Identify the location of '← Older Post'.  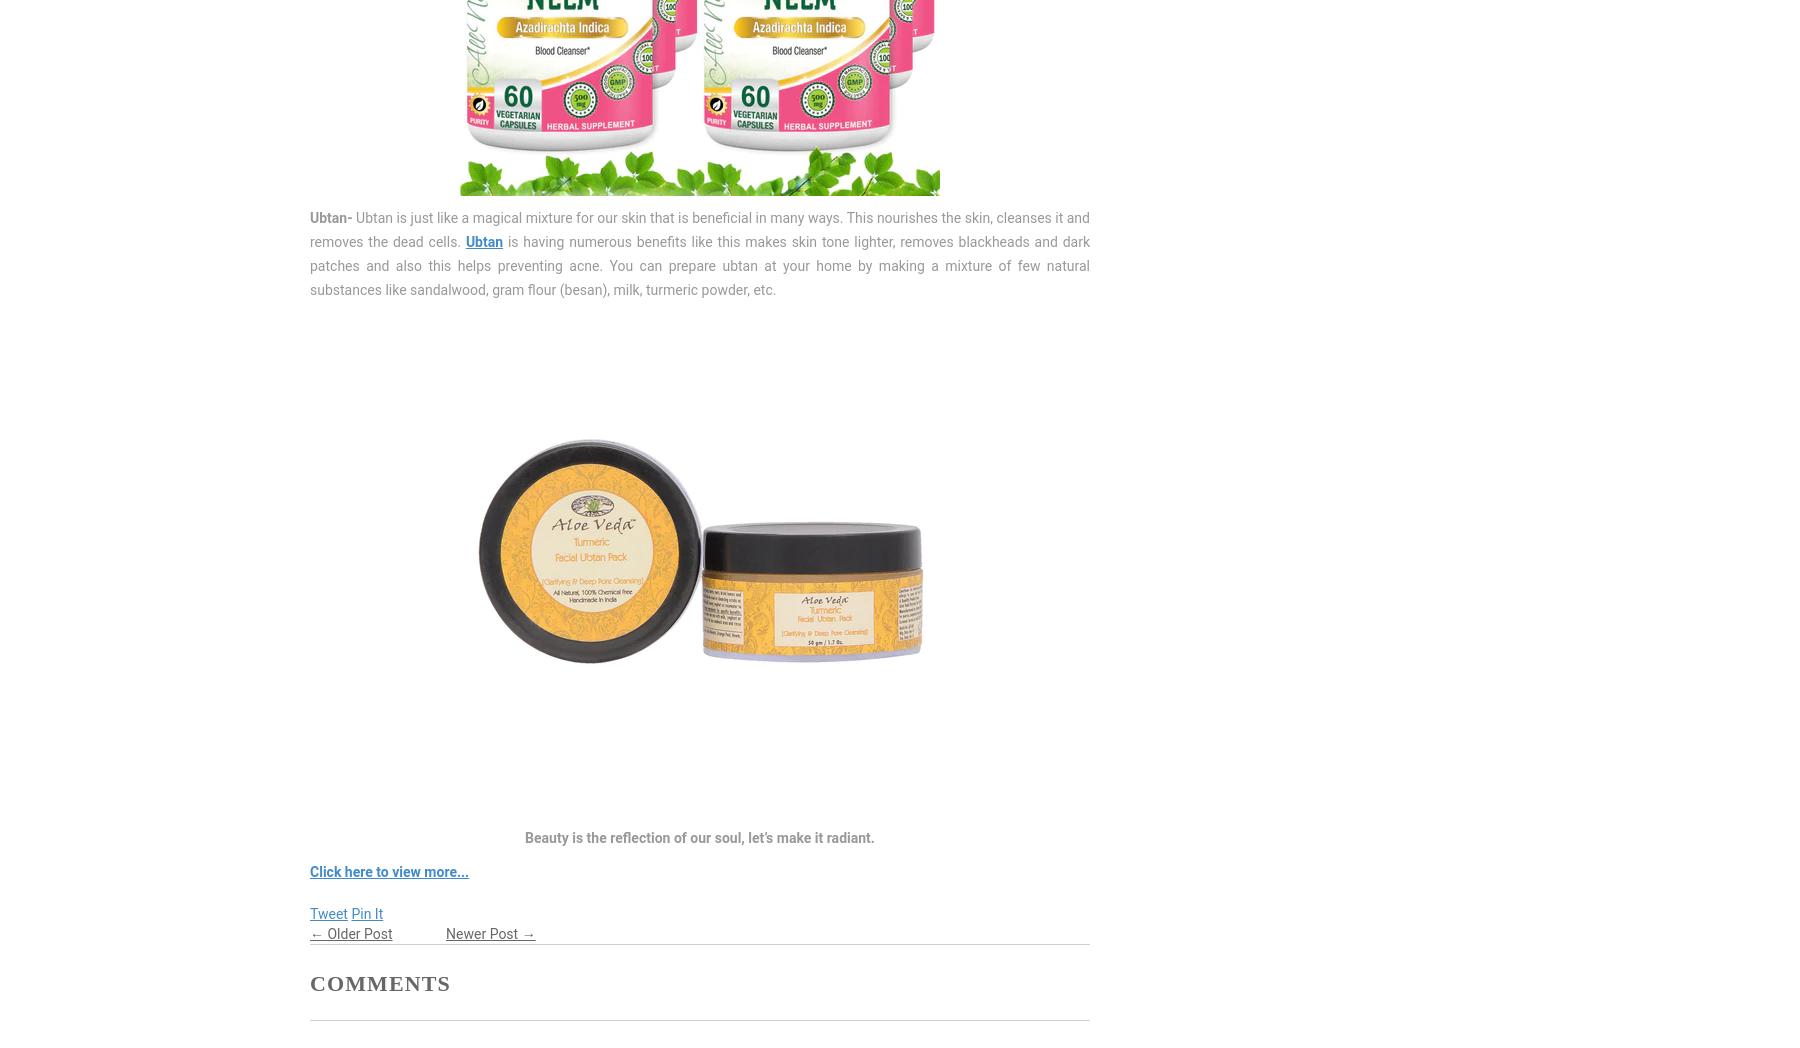
(308, 933).